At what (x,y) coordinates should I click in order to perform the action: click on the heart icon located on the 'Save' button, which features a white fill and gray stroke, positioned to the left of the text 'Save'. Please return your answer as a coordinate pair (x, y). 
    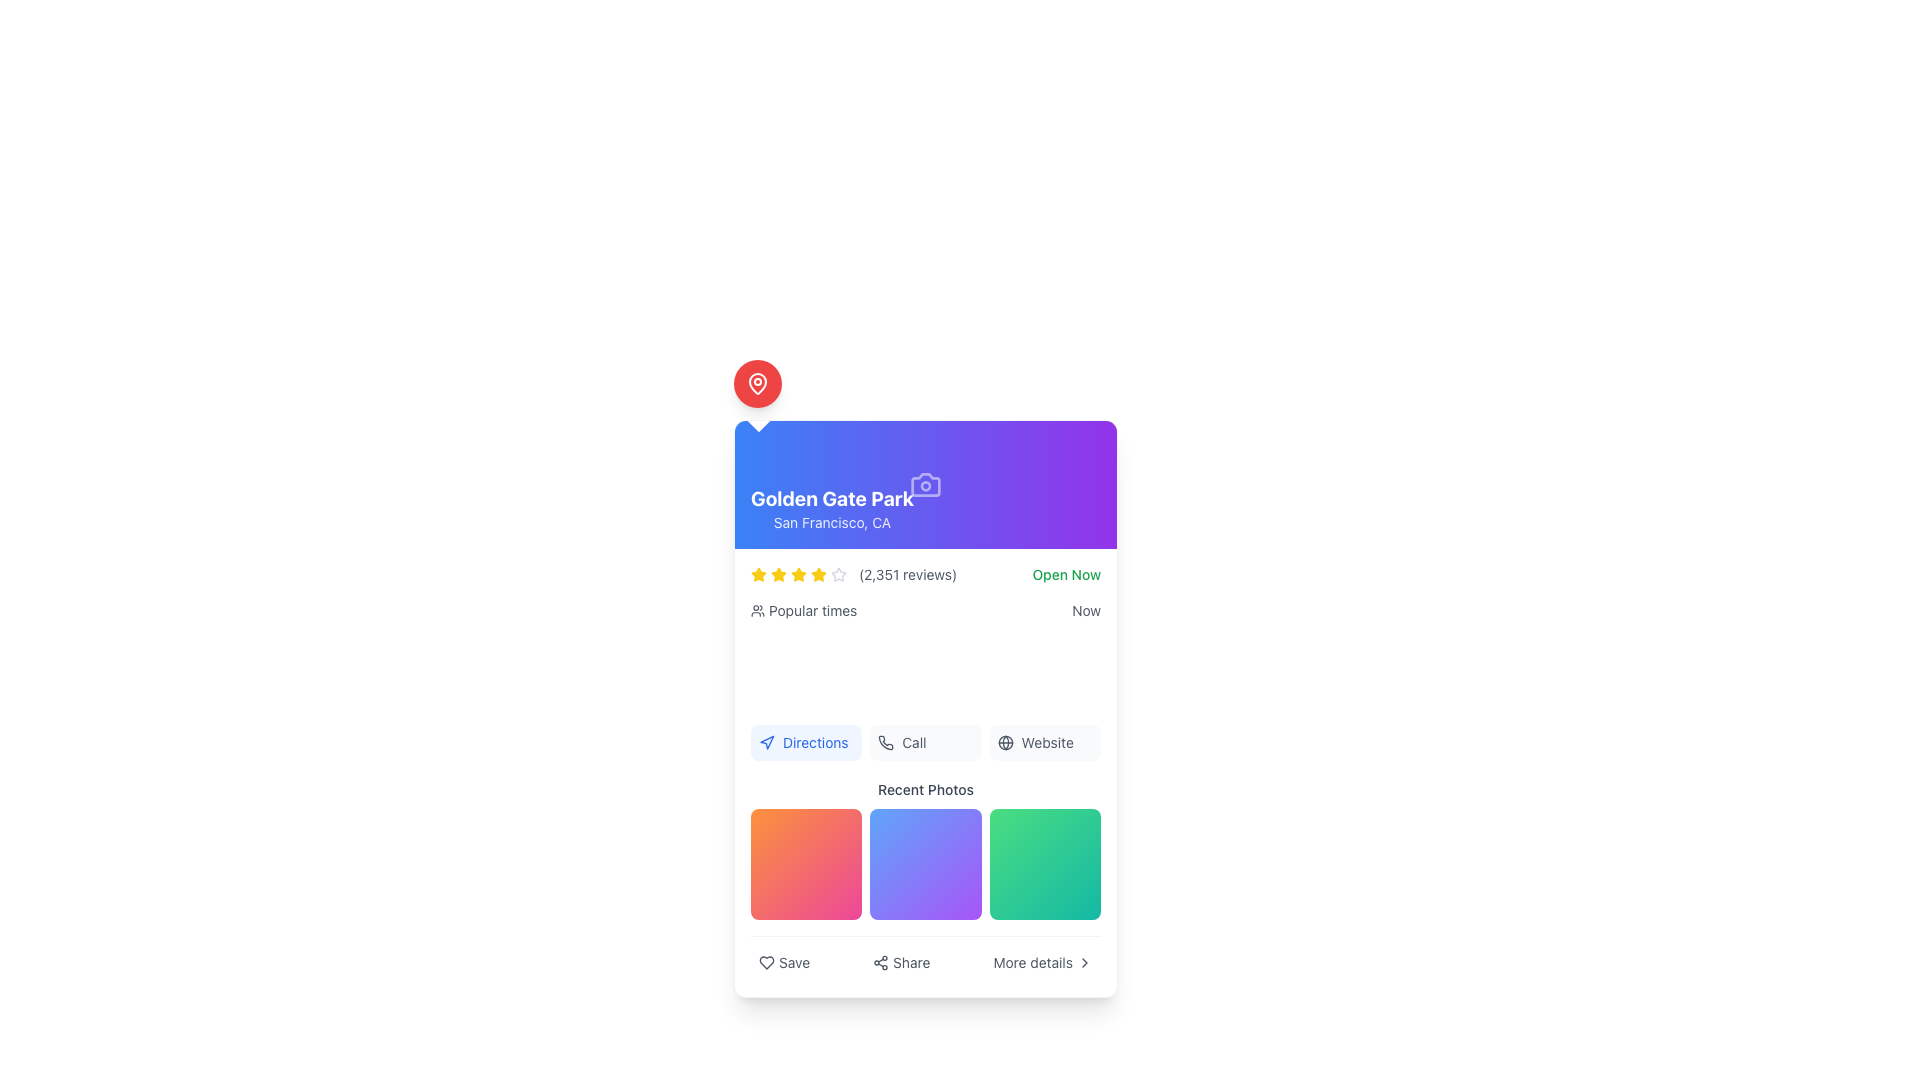
    Looking at the image, I should click on (766, 962).